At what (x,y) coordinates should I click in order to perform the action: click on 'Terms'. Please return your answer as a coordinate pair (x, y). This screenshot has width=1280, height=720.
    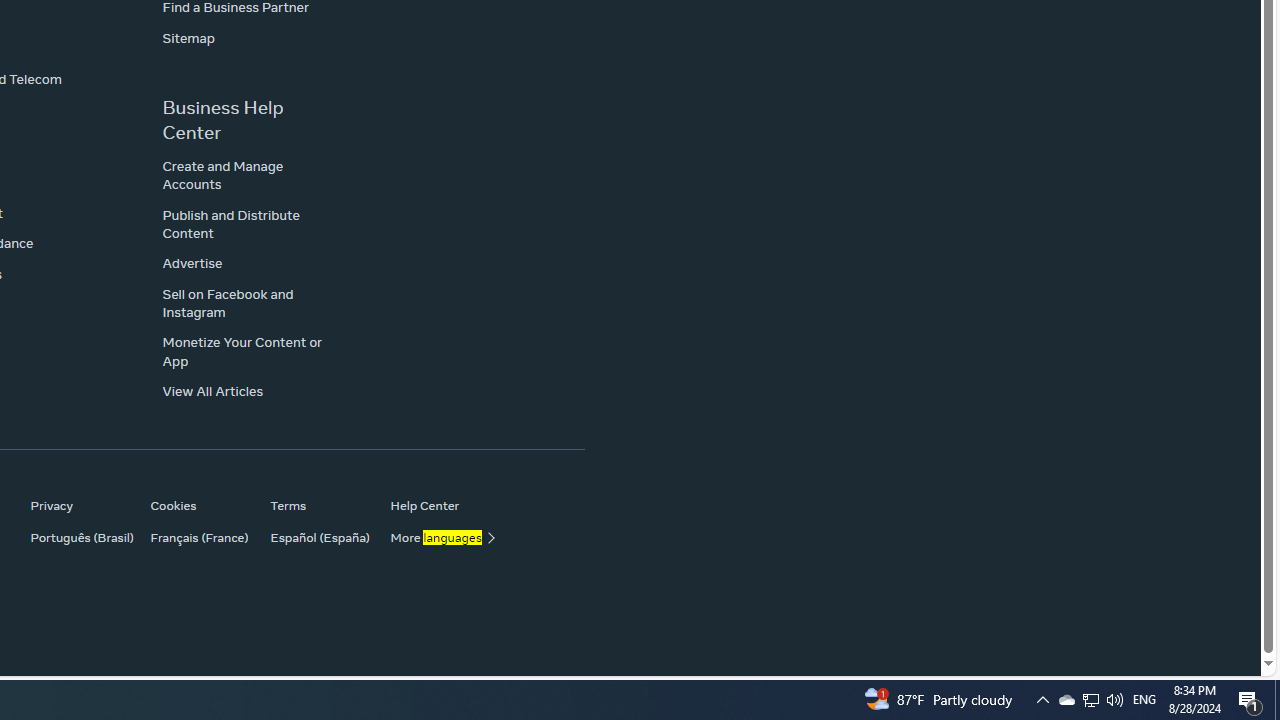
    Looking at the image, I should click on (320, 504).